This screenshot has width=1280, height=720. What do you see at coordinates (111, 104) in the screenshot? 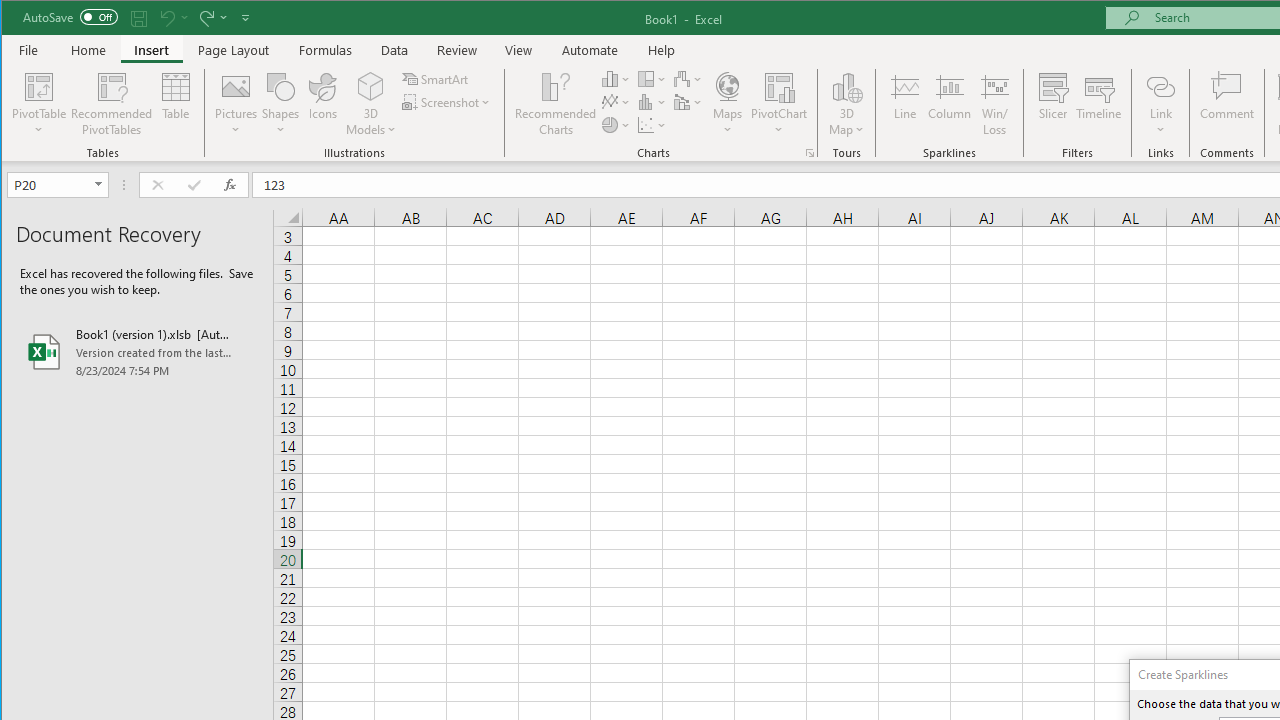
I see `'Recommended PivotTables'` at bounding box center [111, 104].